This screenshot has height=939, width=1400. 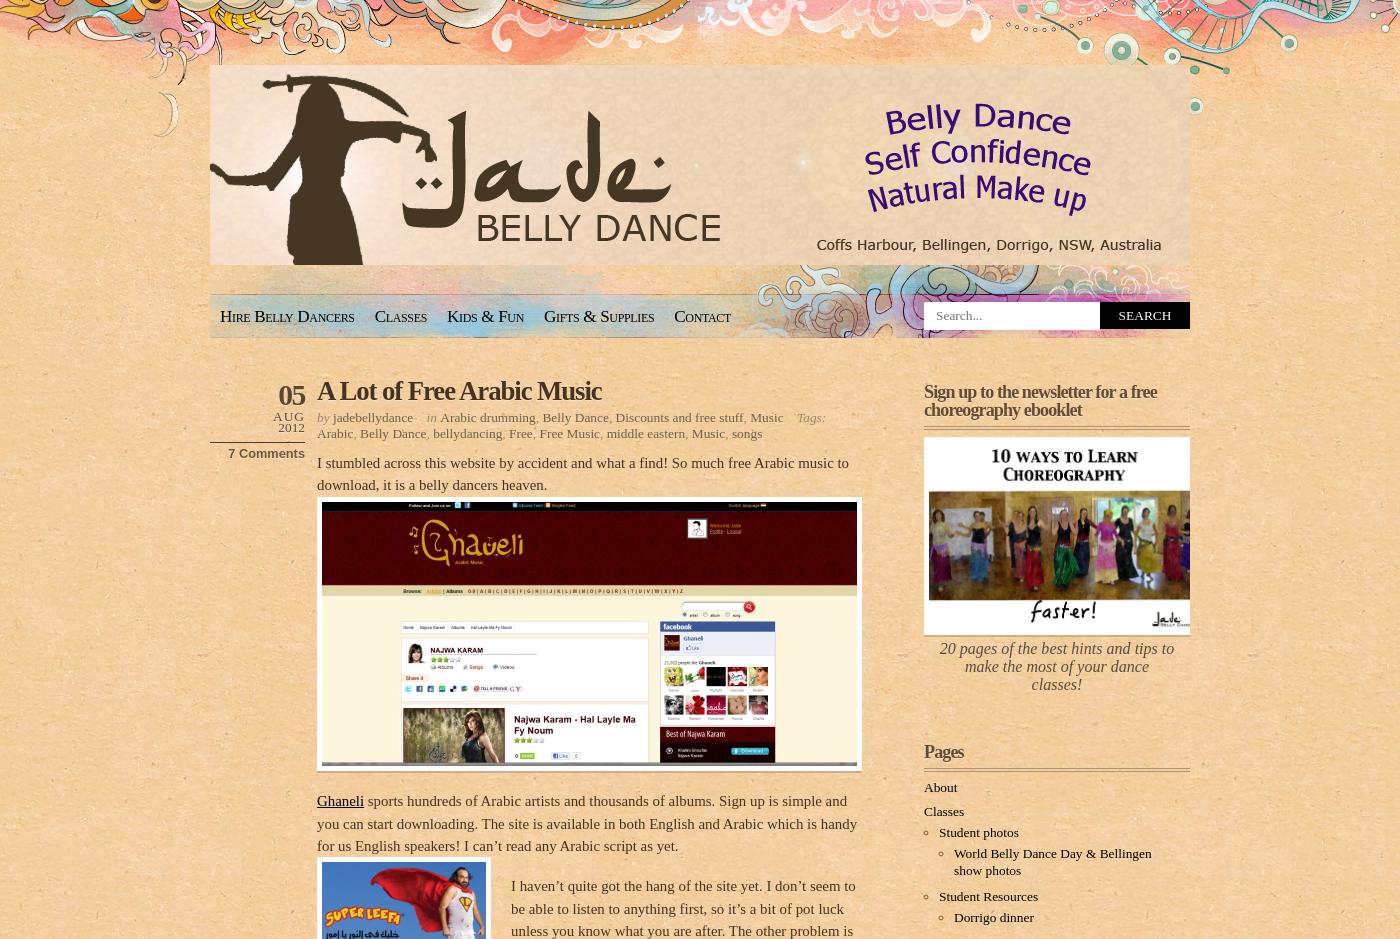 What do you see at coordinates (569, 431) in the screenshot?
I see `'Free Music'` at bounding box center [569, 431].